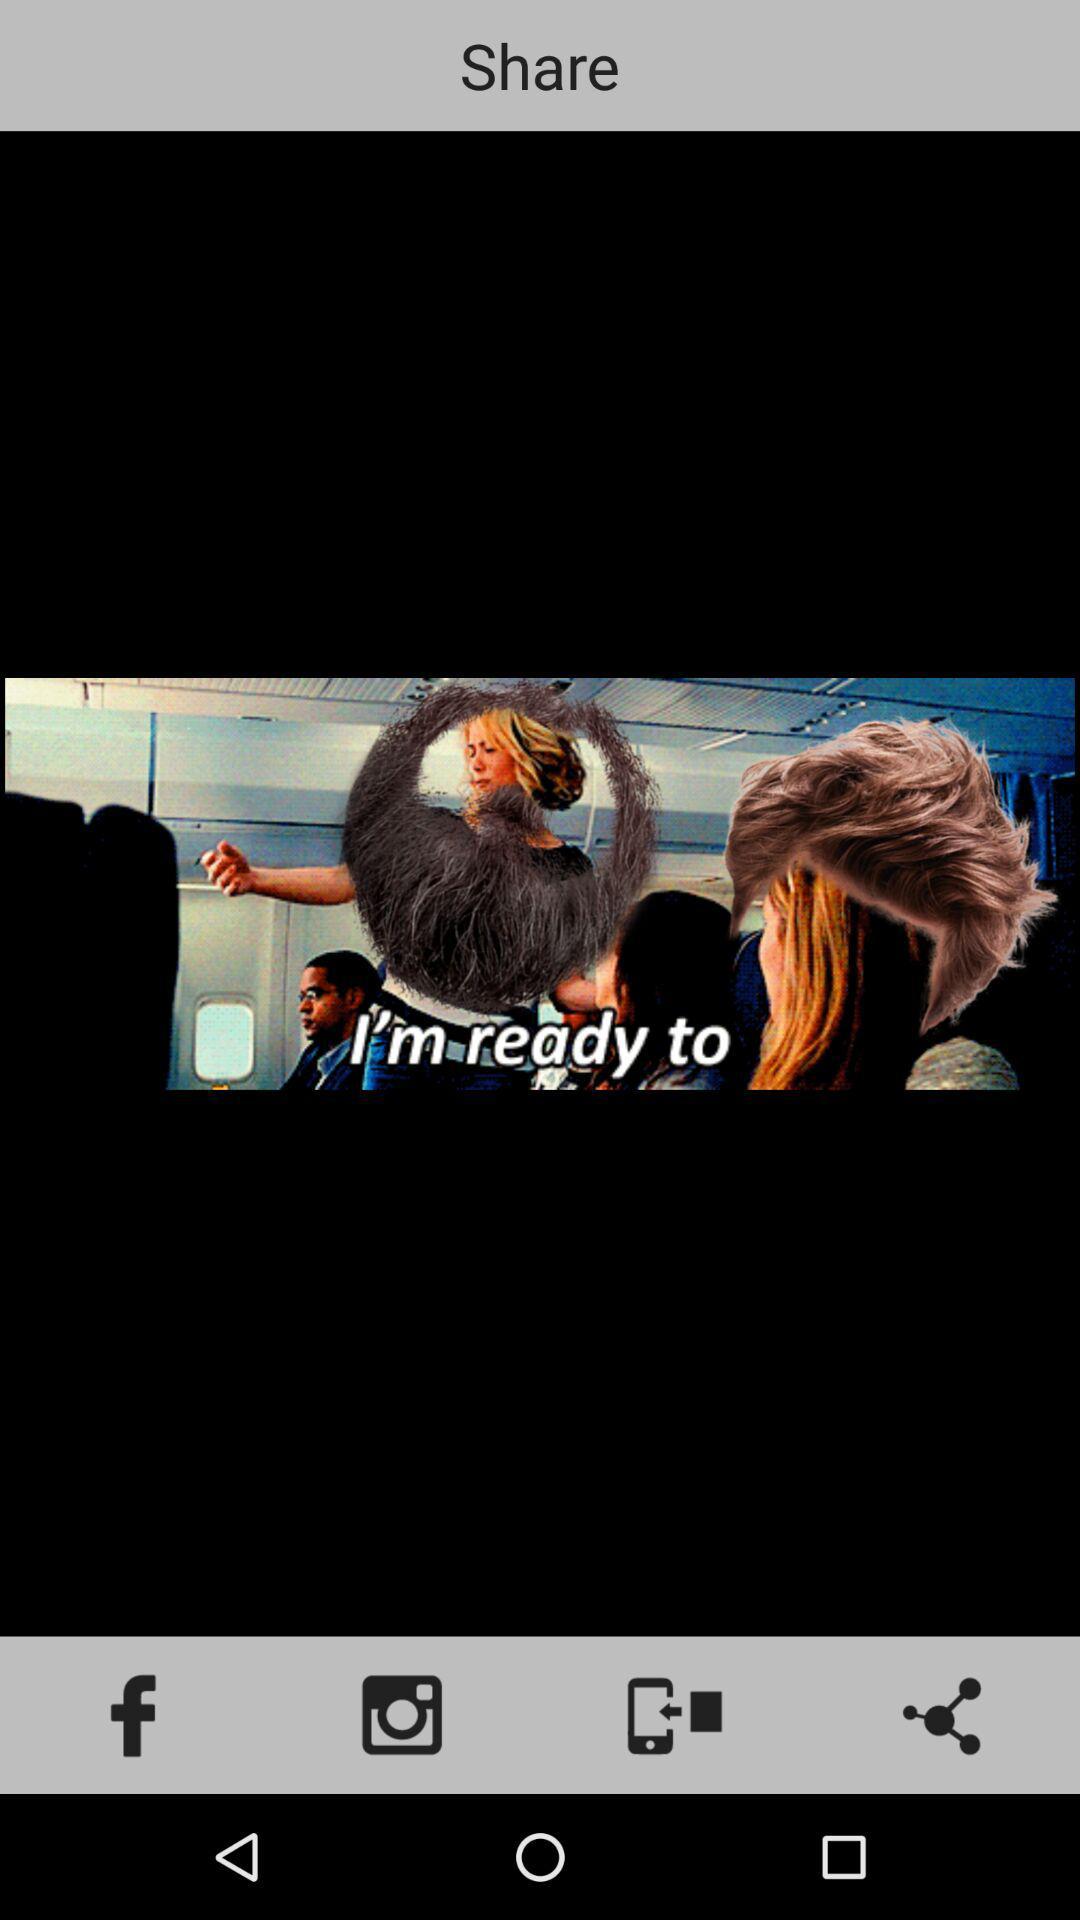 This screenshot has height=1920, width=1080. Describe the element at coordinates (945, 1714) in the screenshot. I see `share` at that location.